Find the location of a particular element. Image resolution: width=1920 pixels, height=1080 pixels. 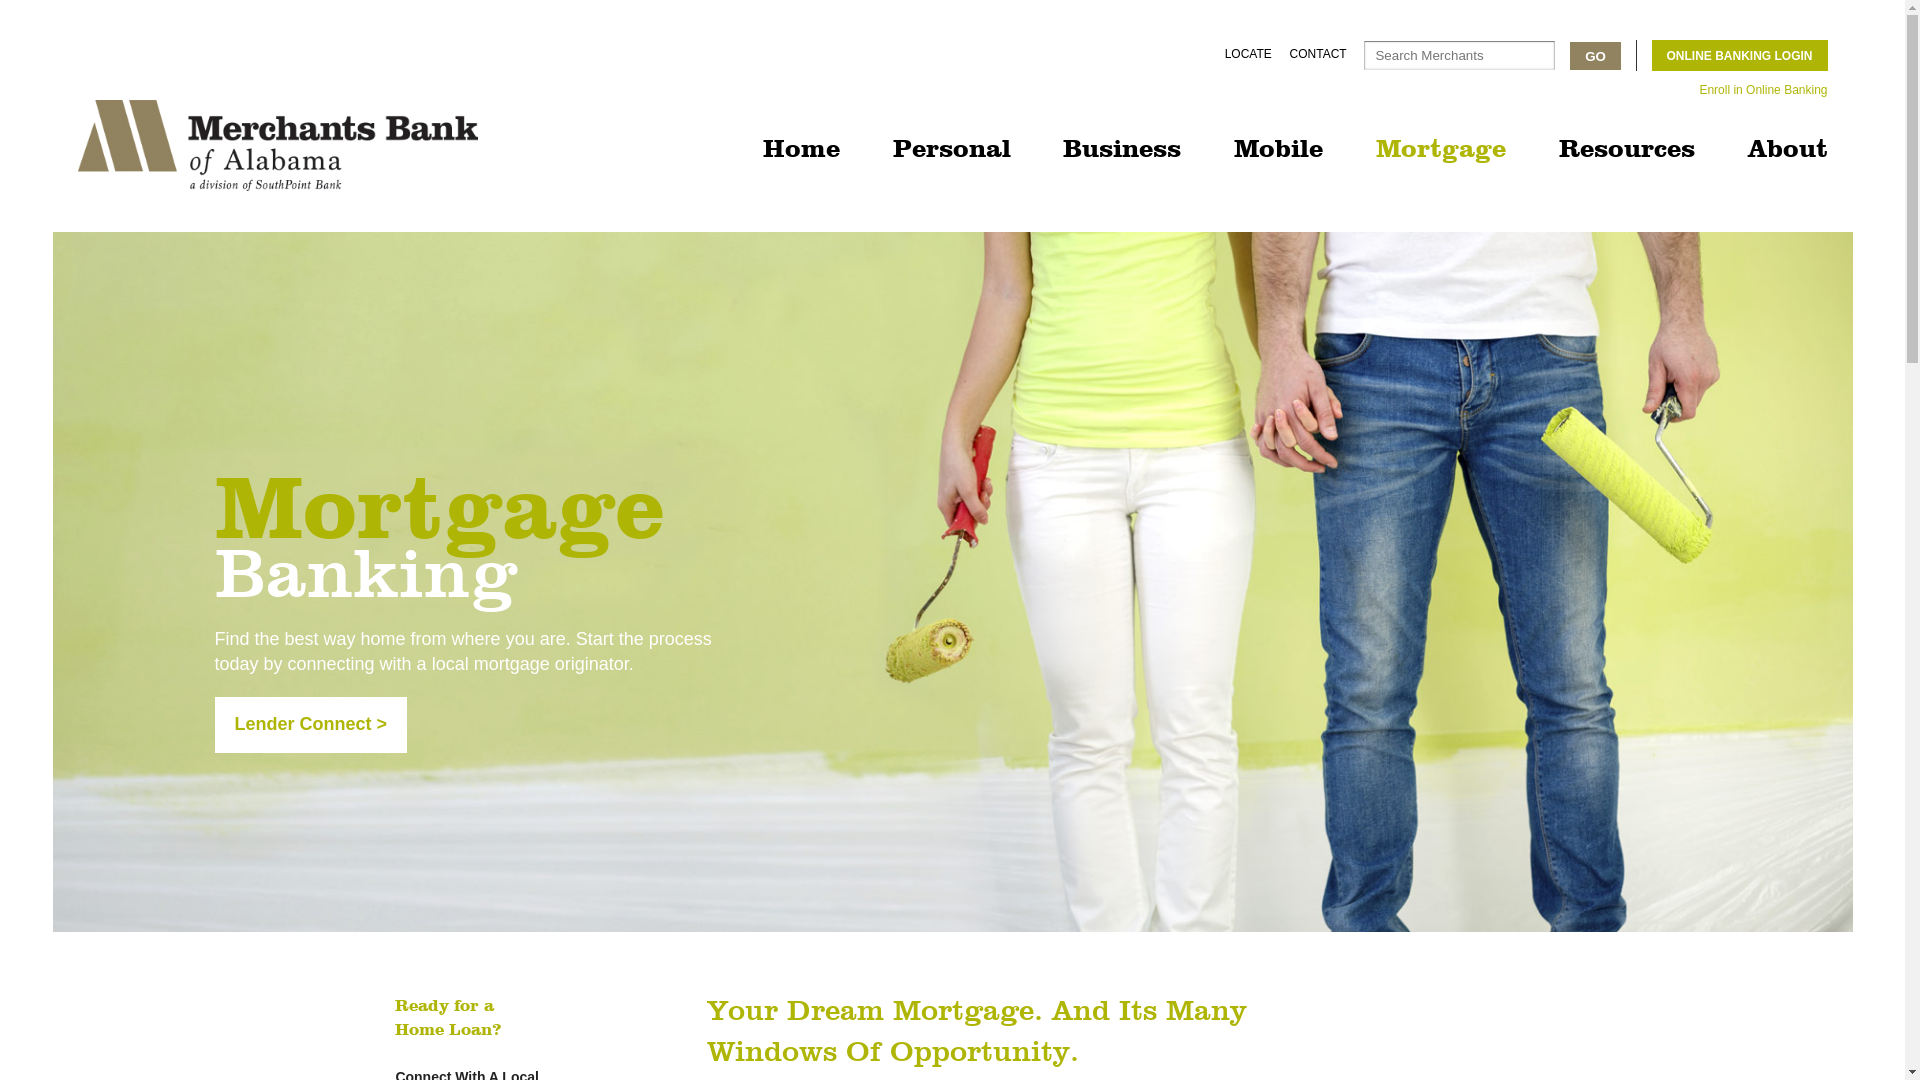

'Mortgage' is located at coordinates (1375, 149).